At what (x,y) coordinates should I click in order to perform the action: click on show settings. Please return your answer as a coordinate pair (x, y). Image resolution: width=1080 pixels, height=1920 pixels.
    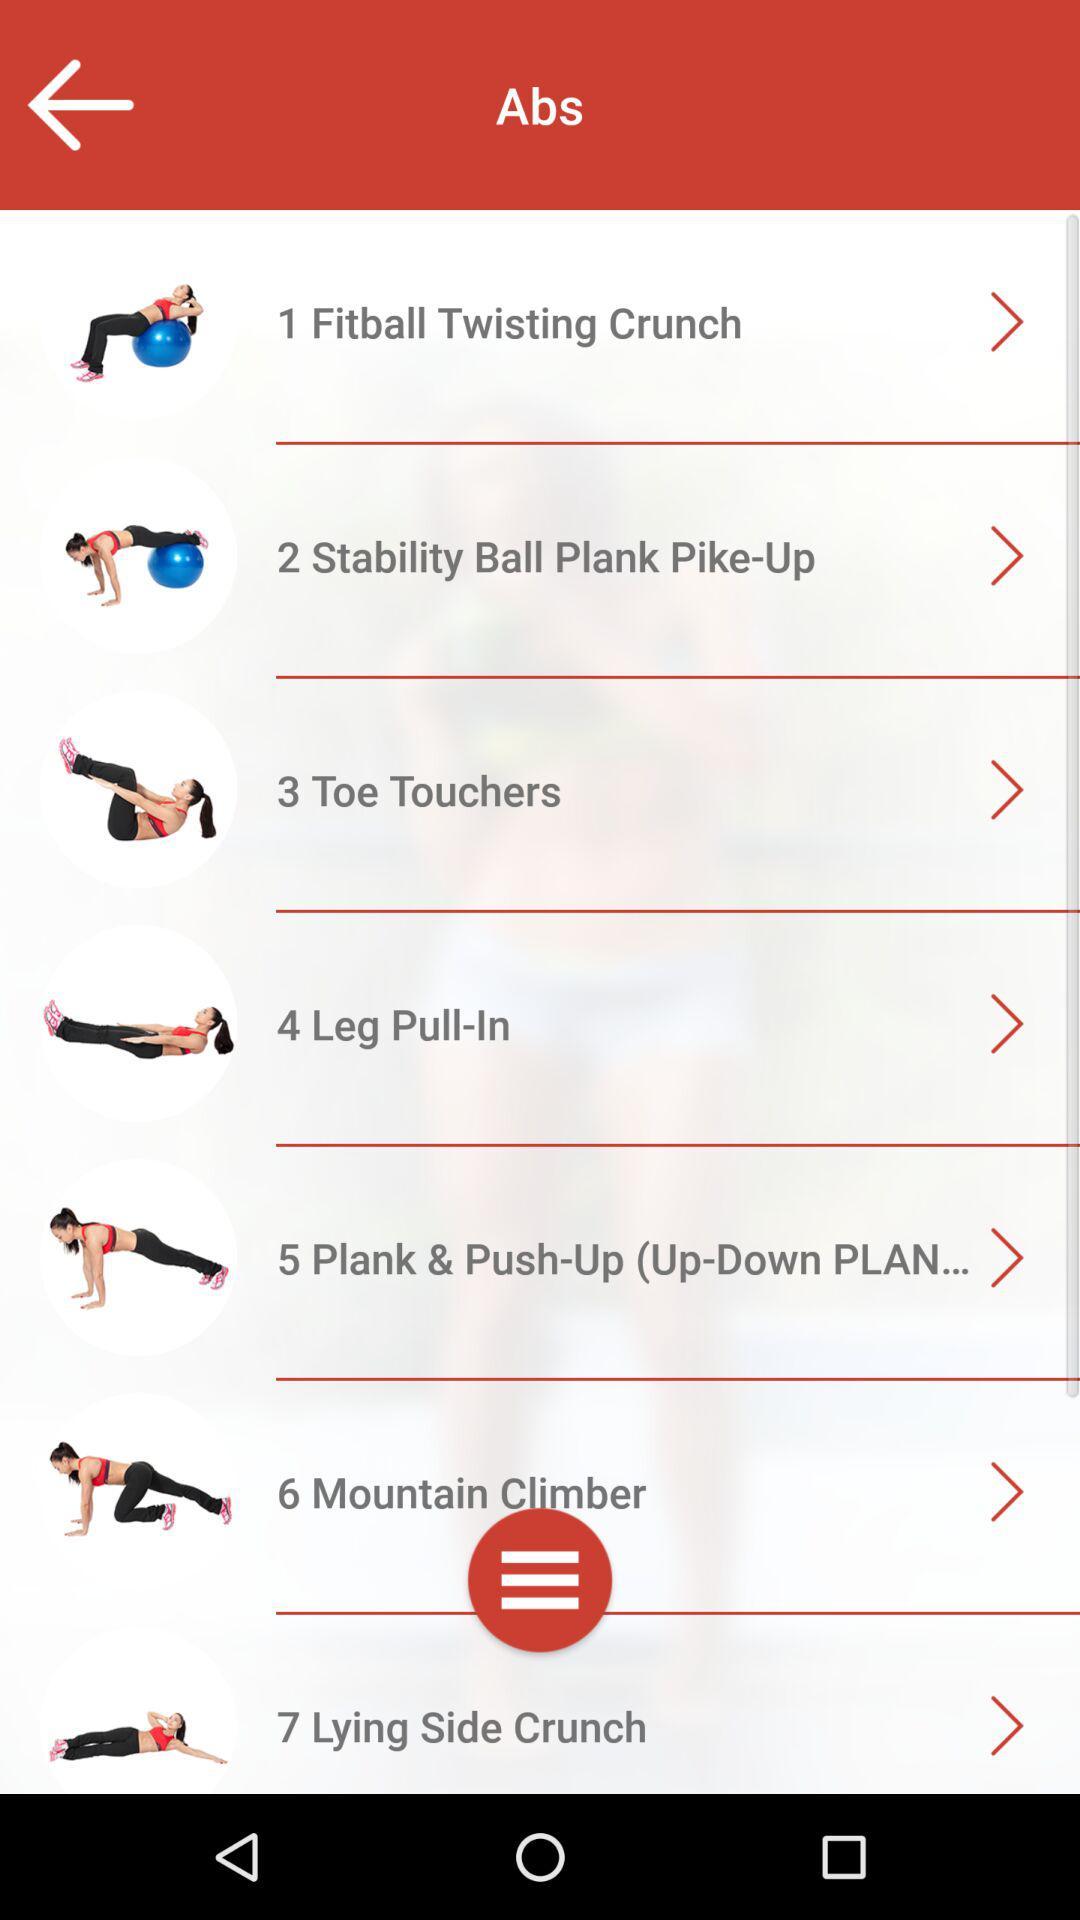
    Looking at the image, I should click on (540, 1583).